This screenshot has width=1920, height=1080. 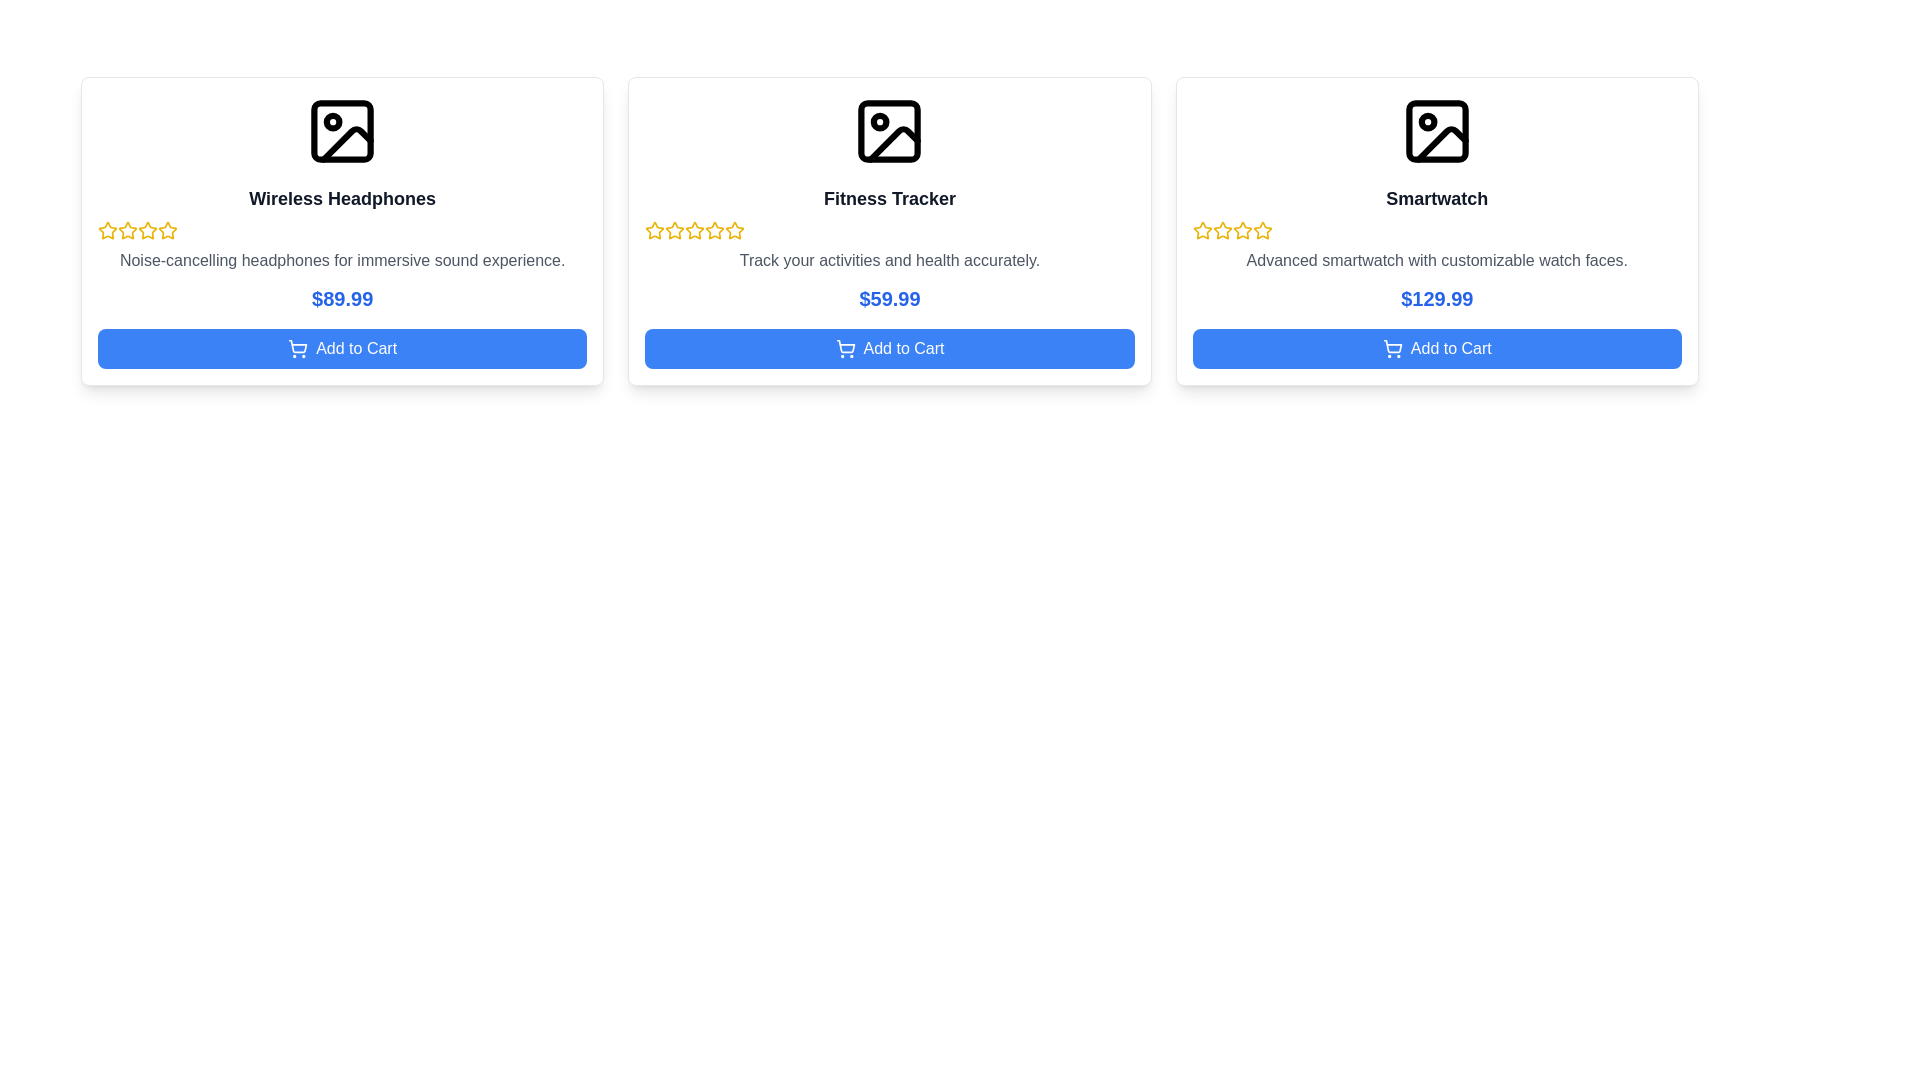 What do you see at coordinates (888, 299) in the screenshot?
I see `the static price label displaying the price of the 'Fitness Tracker' product, located between the description text and the 'Add to Cart' button` at bounding box center [888, 299].